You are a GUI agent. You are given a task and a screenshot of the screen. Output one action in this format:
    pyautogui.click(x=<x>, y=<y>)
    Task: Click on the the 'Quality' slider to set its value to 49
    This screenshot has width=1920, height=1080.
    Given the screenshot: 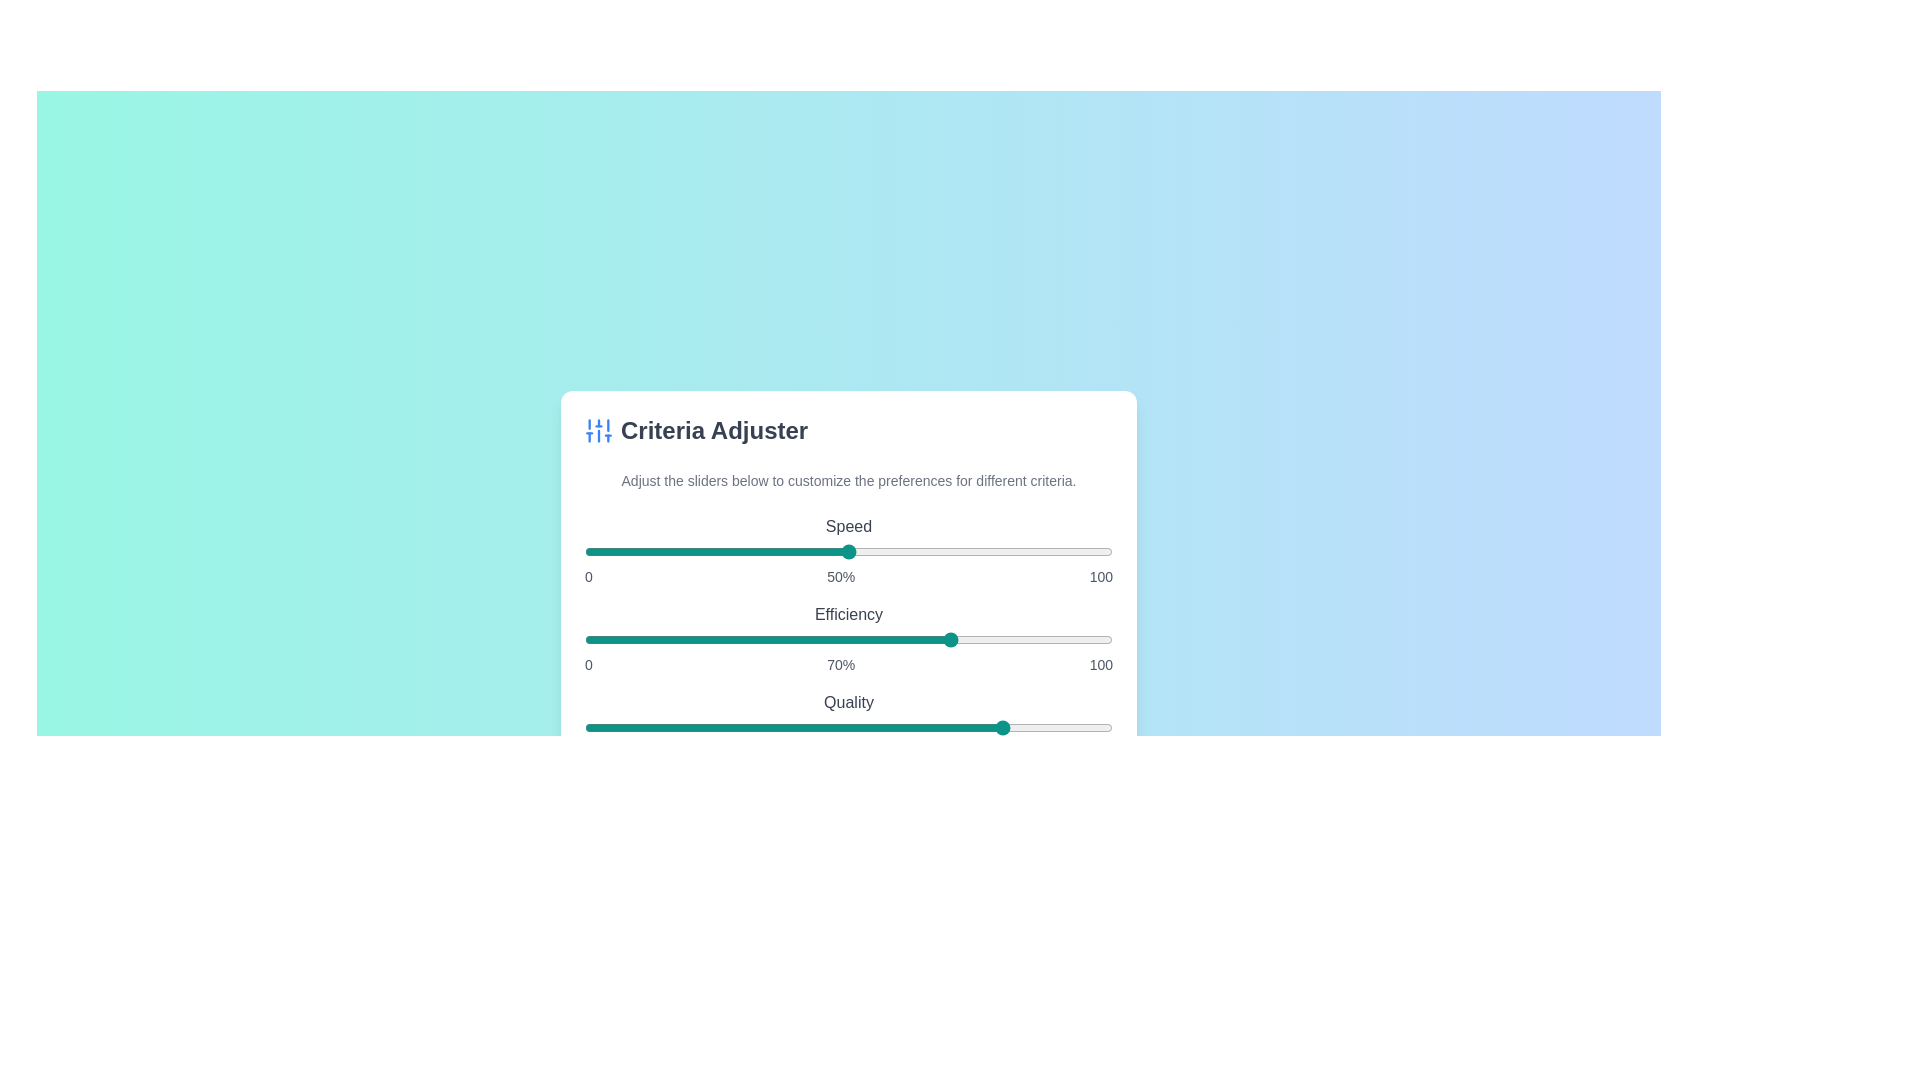 What is the action you would take?
    pyautogui.click(x=843, y=728)
    